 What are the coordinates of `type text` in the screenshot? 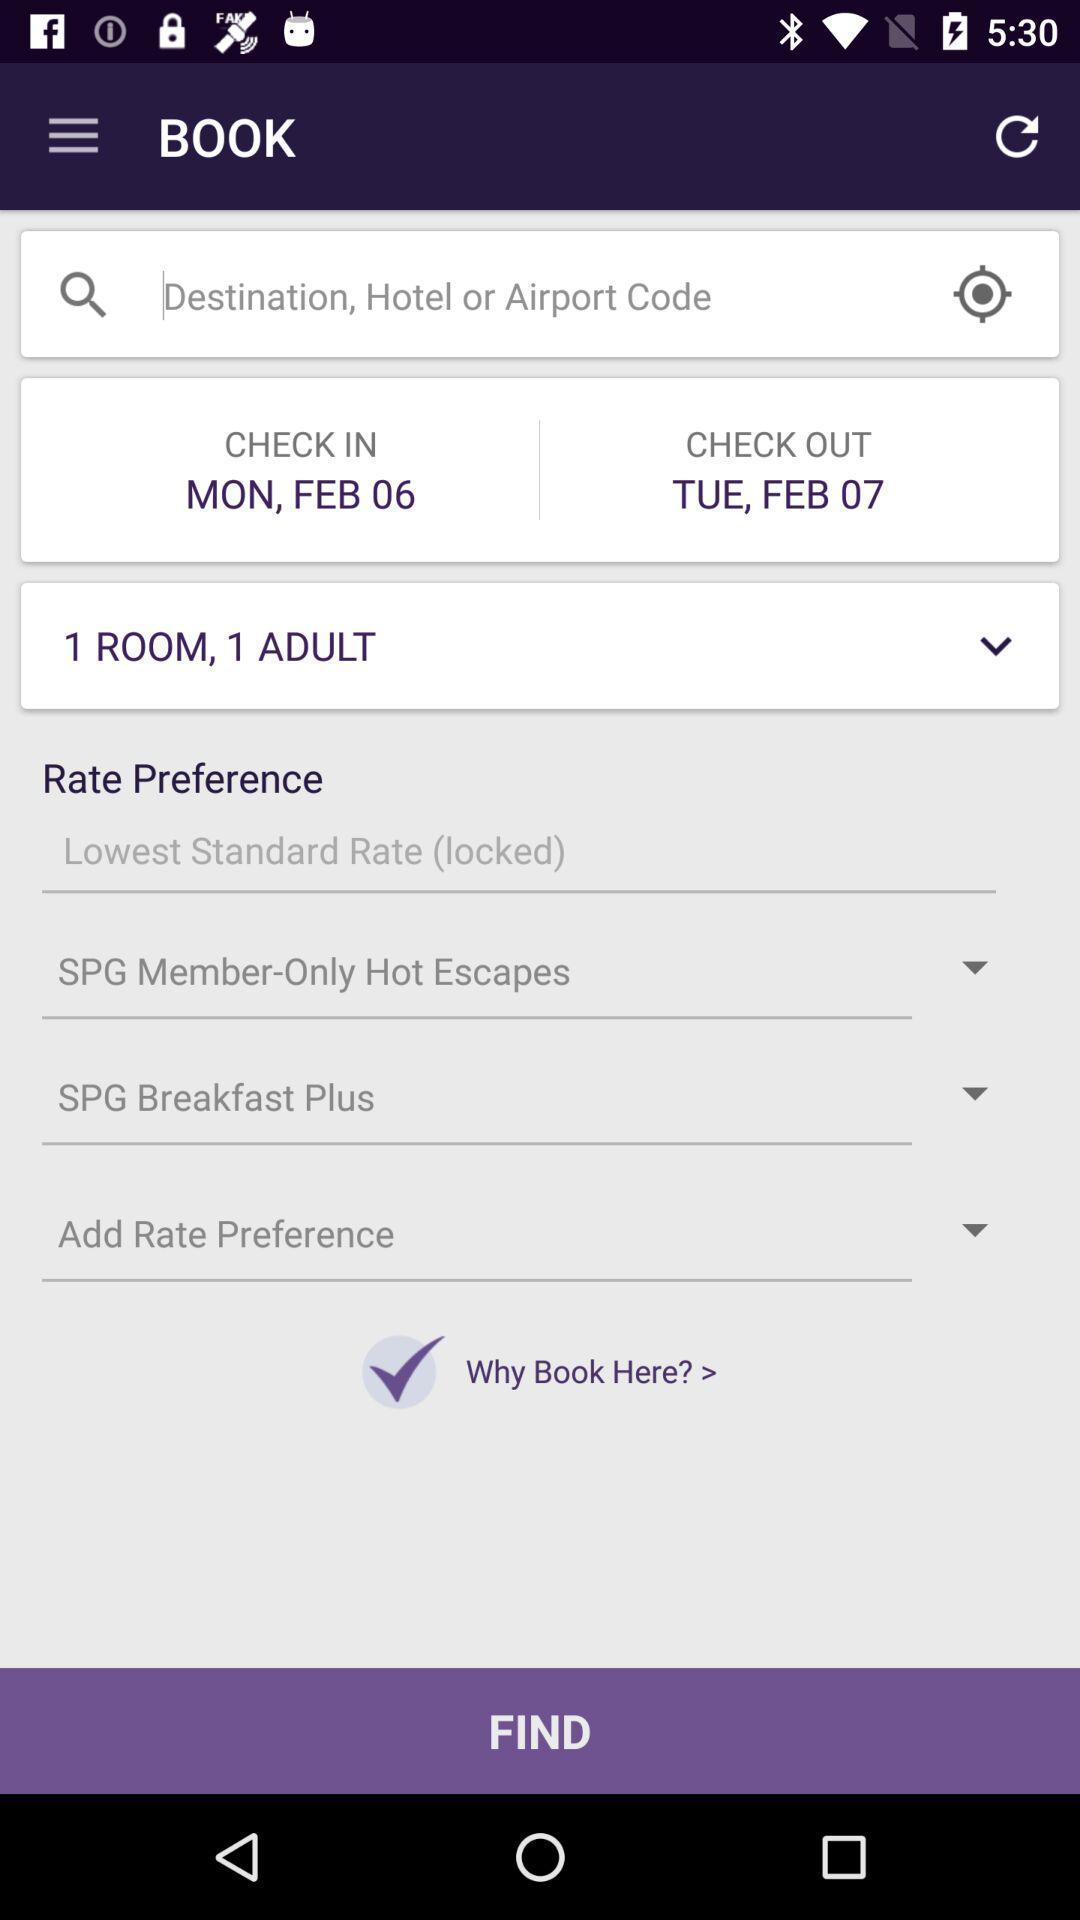 It's located at (489, 292).